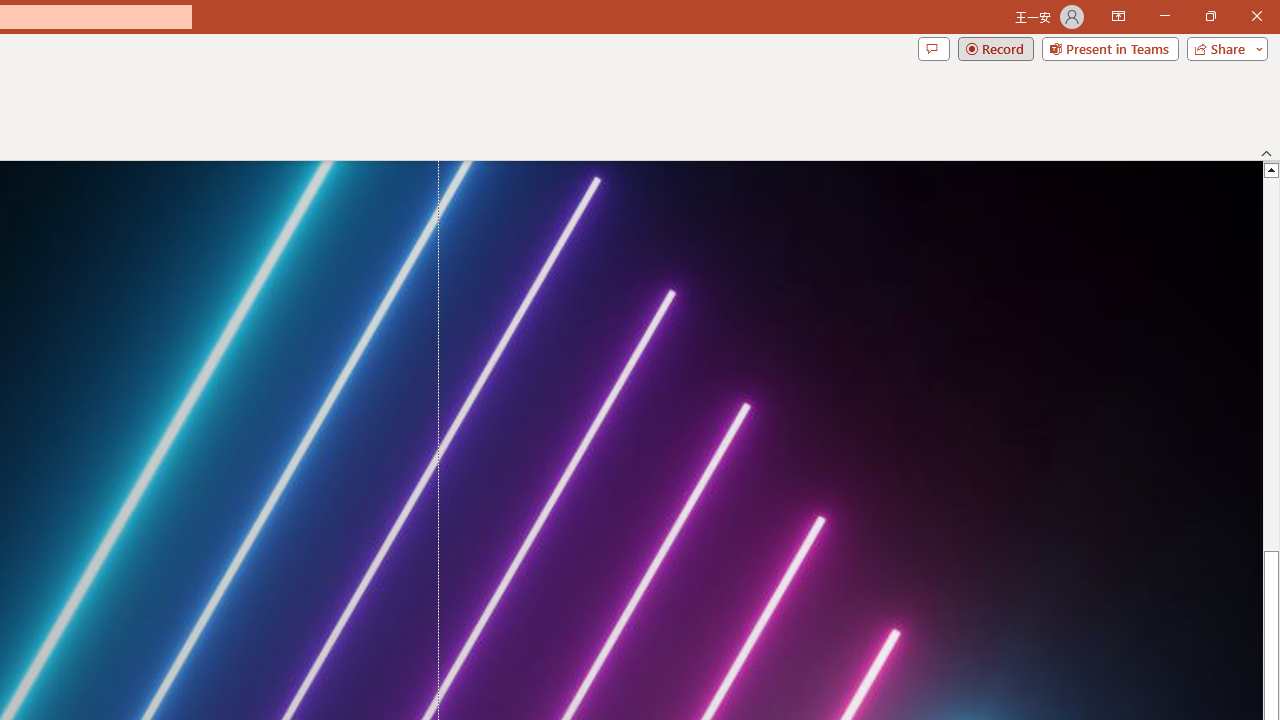 This screenshot has width=1280, height=720. Describe the element at coordinates (995, 47) in the screenshot. I see `'Record'` at that location.